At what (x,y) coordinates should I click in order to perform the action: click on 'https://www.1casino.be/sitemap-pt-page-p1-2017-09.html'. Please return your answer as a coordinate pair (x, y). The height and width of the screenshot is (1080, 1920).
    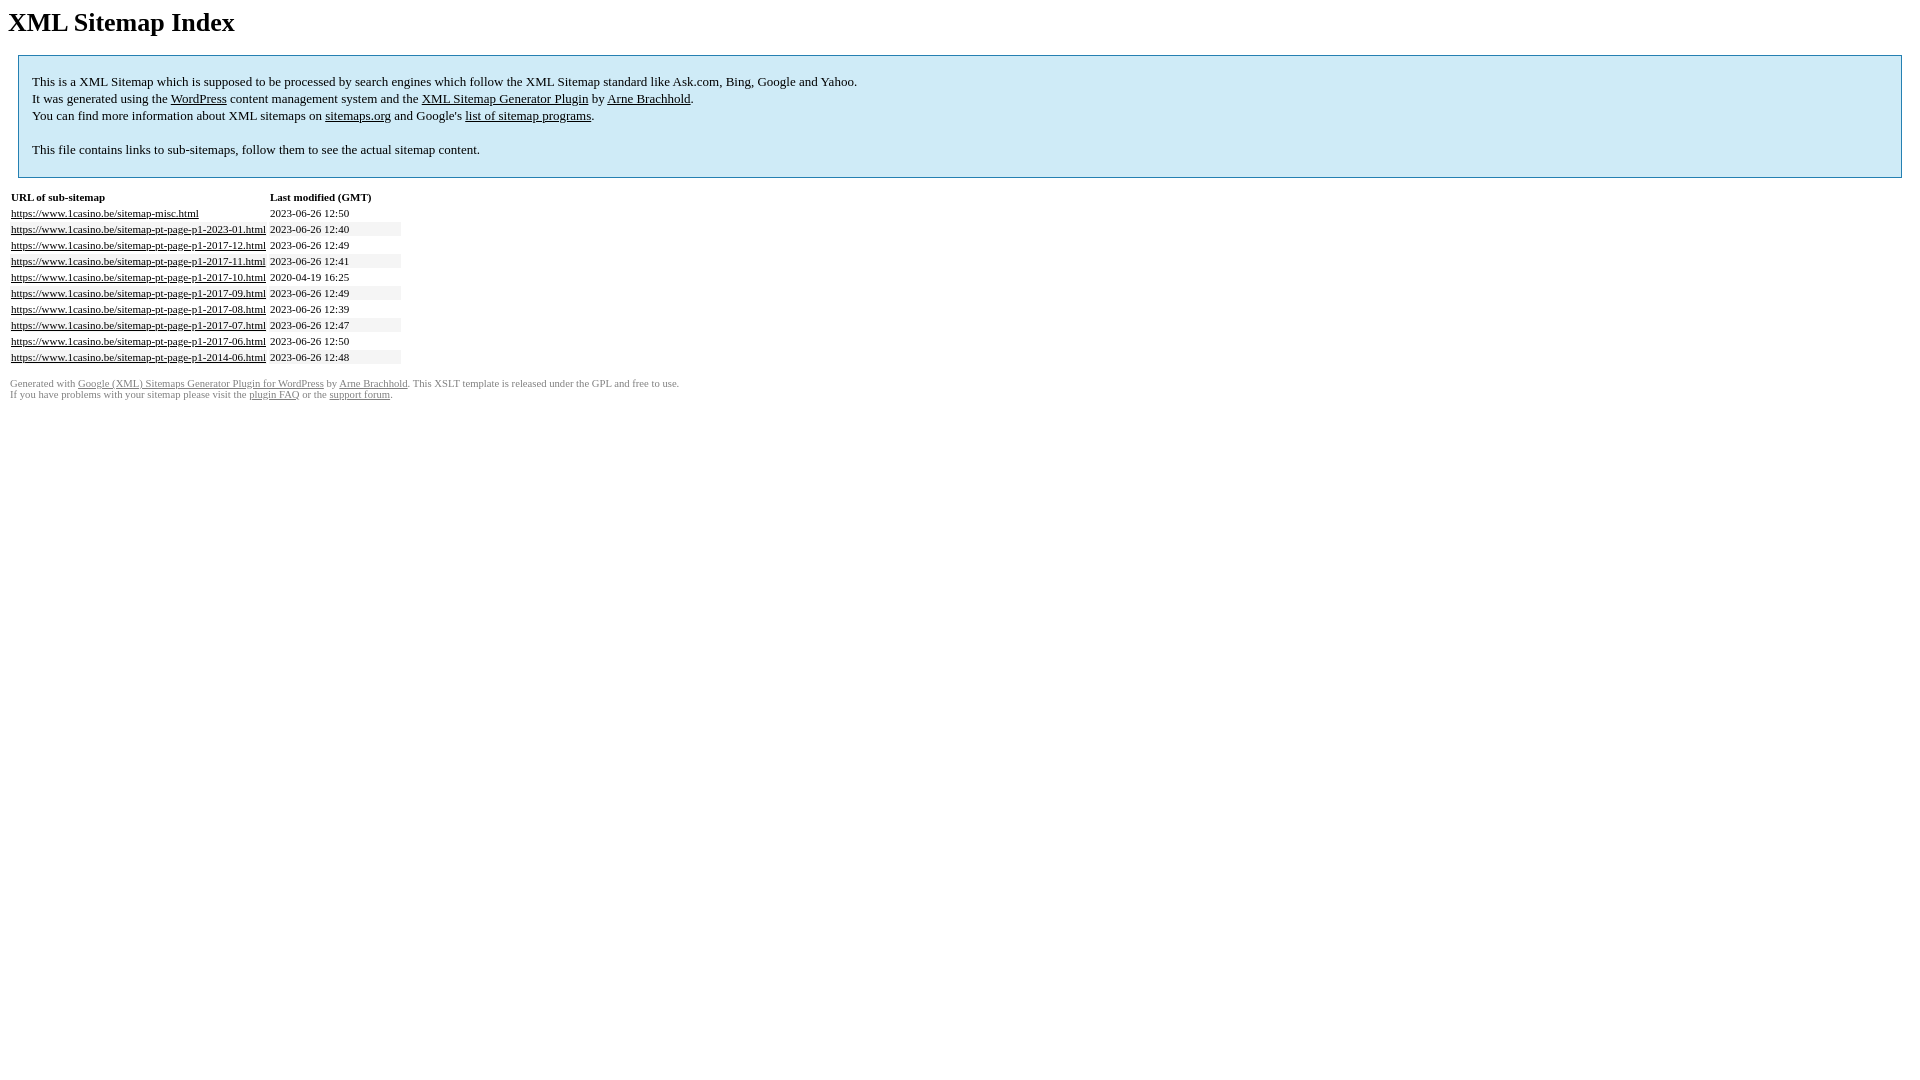
    Looking at the image, I should click on (137, 293).